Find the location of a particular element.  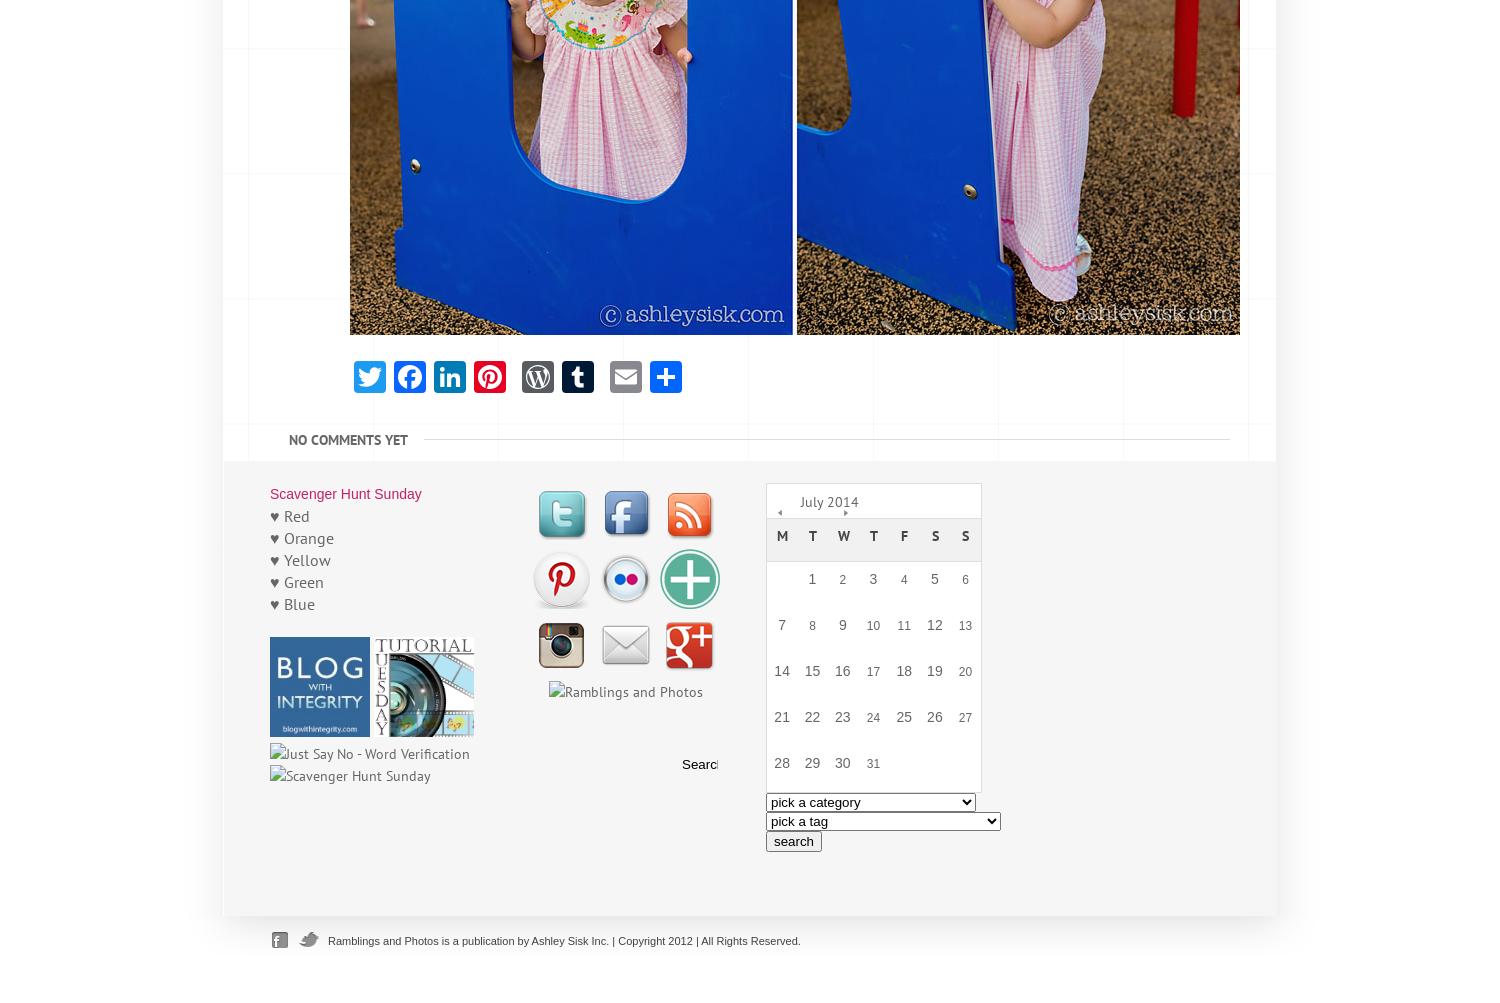

'♥ Red' is located at coordinates (270, 515).